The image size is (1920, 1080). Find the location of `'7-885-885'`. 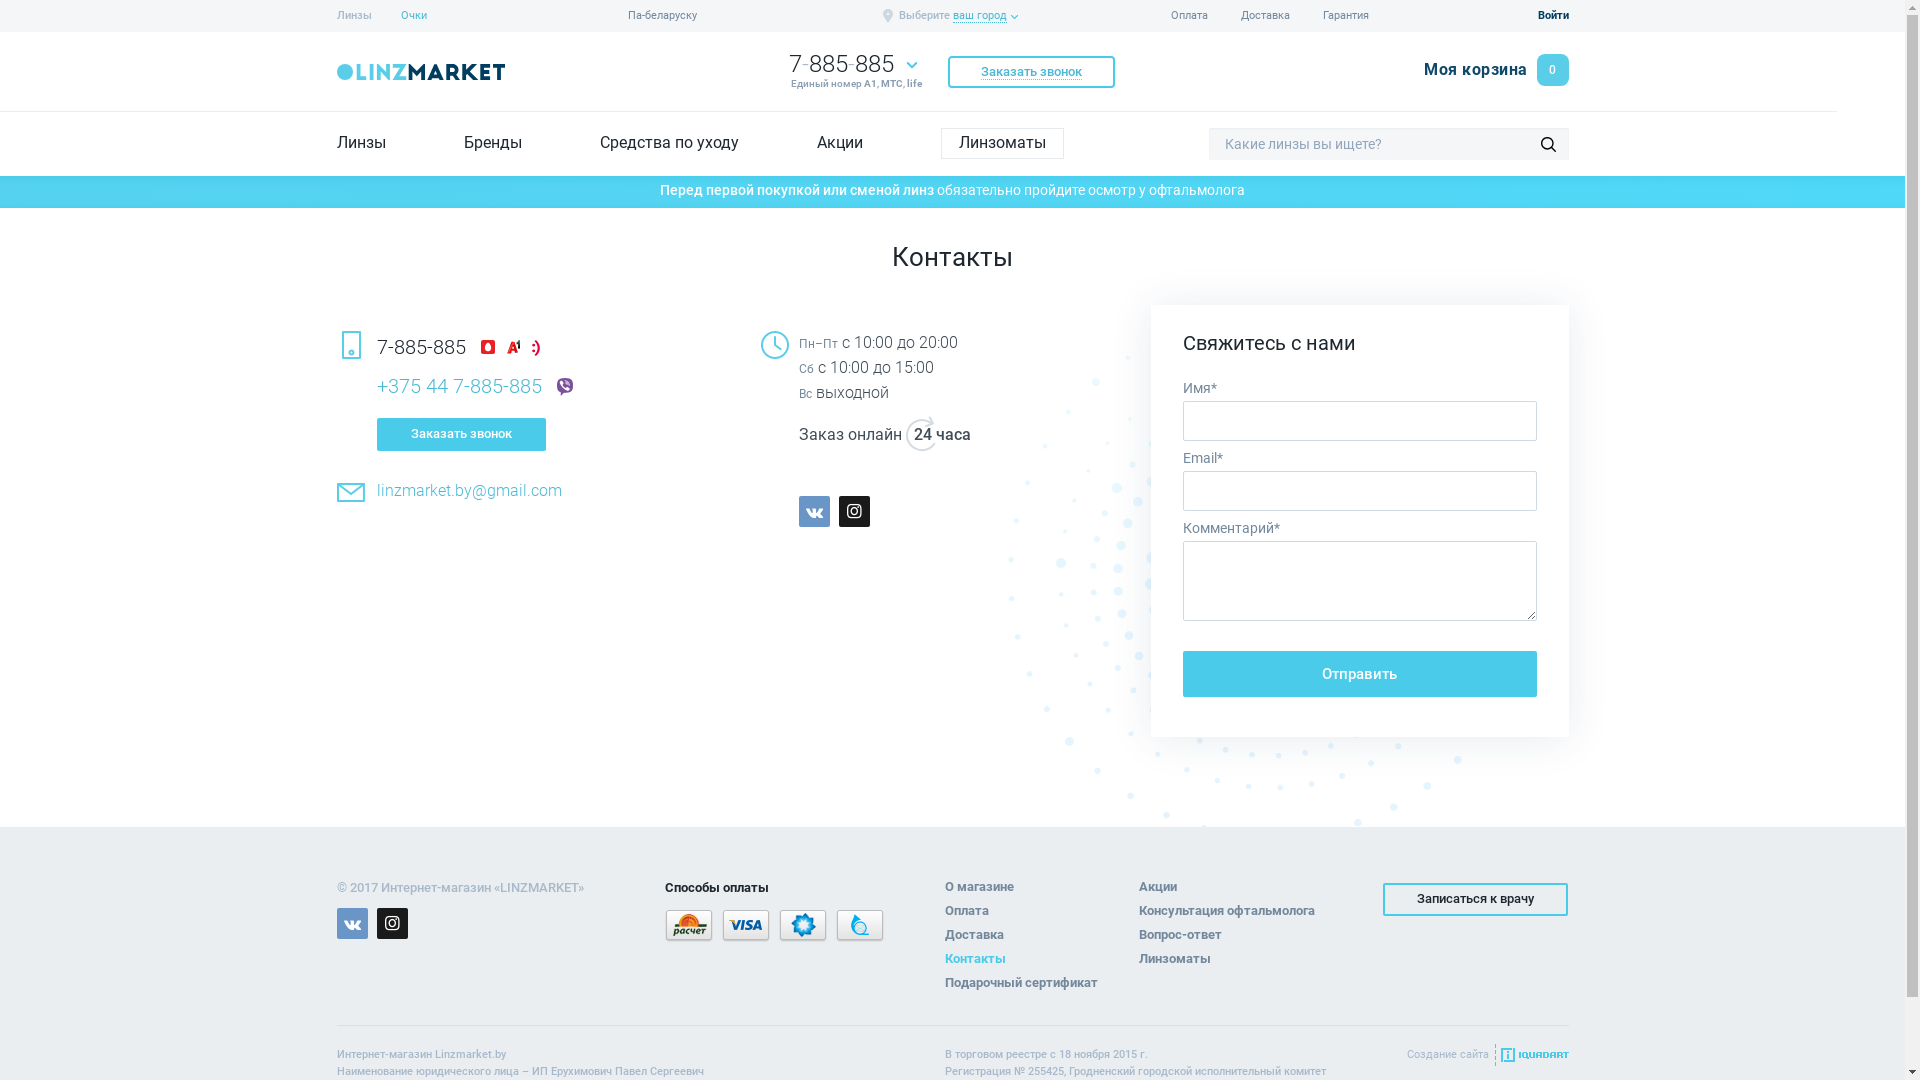

'7-885-885' is located at coordinates (419, 345).